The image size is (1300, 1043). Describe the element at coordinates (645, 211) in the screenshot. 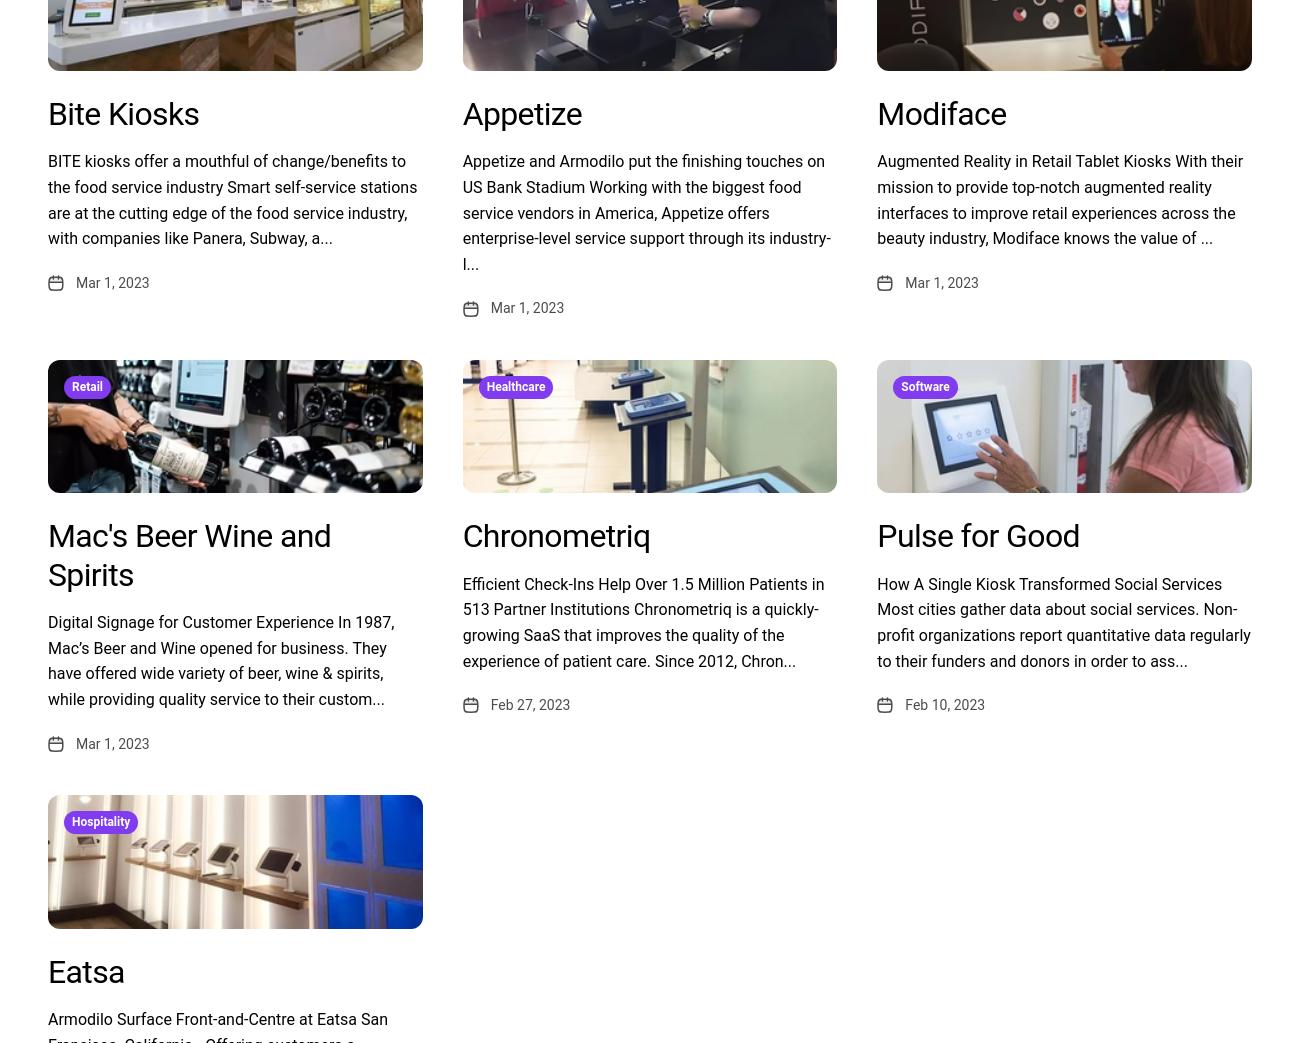

I see `'Appetize and Armodilo put the finishing touches on US Bank Stadium

Working with the biggest food service vendors in America, Appetize offers enterprise-level service support through its industry-l...'` at that location.